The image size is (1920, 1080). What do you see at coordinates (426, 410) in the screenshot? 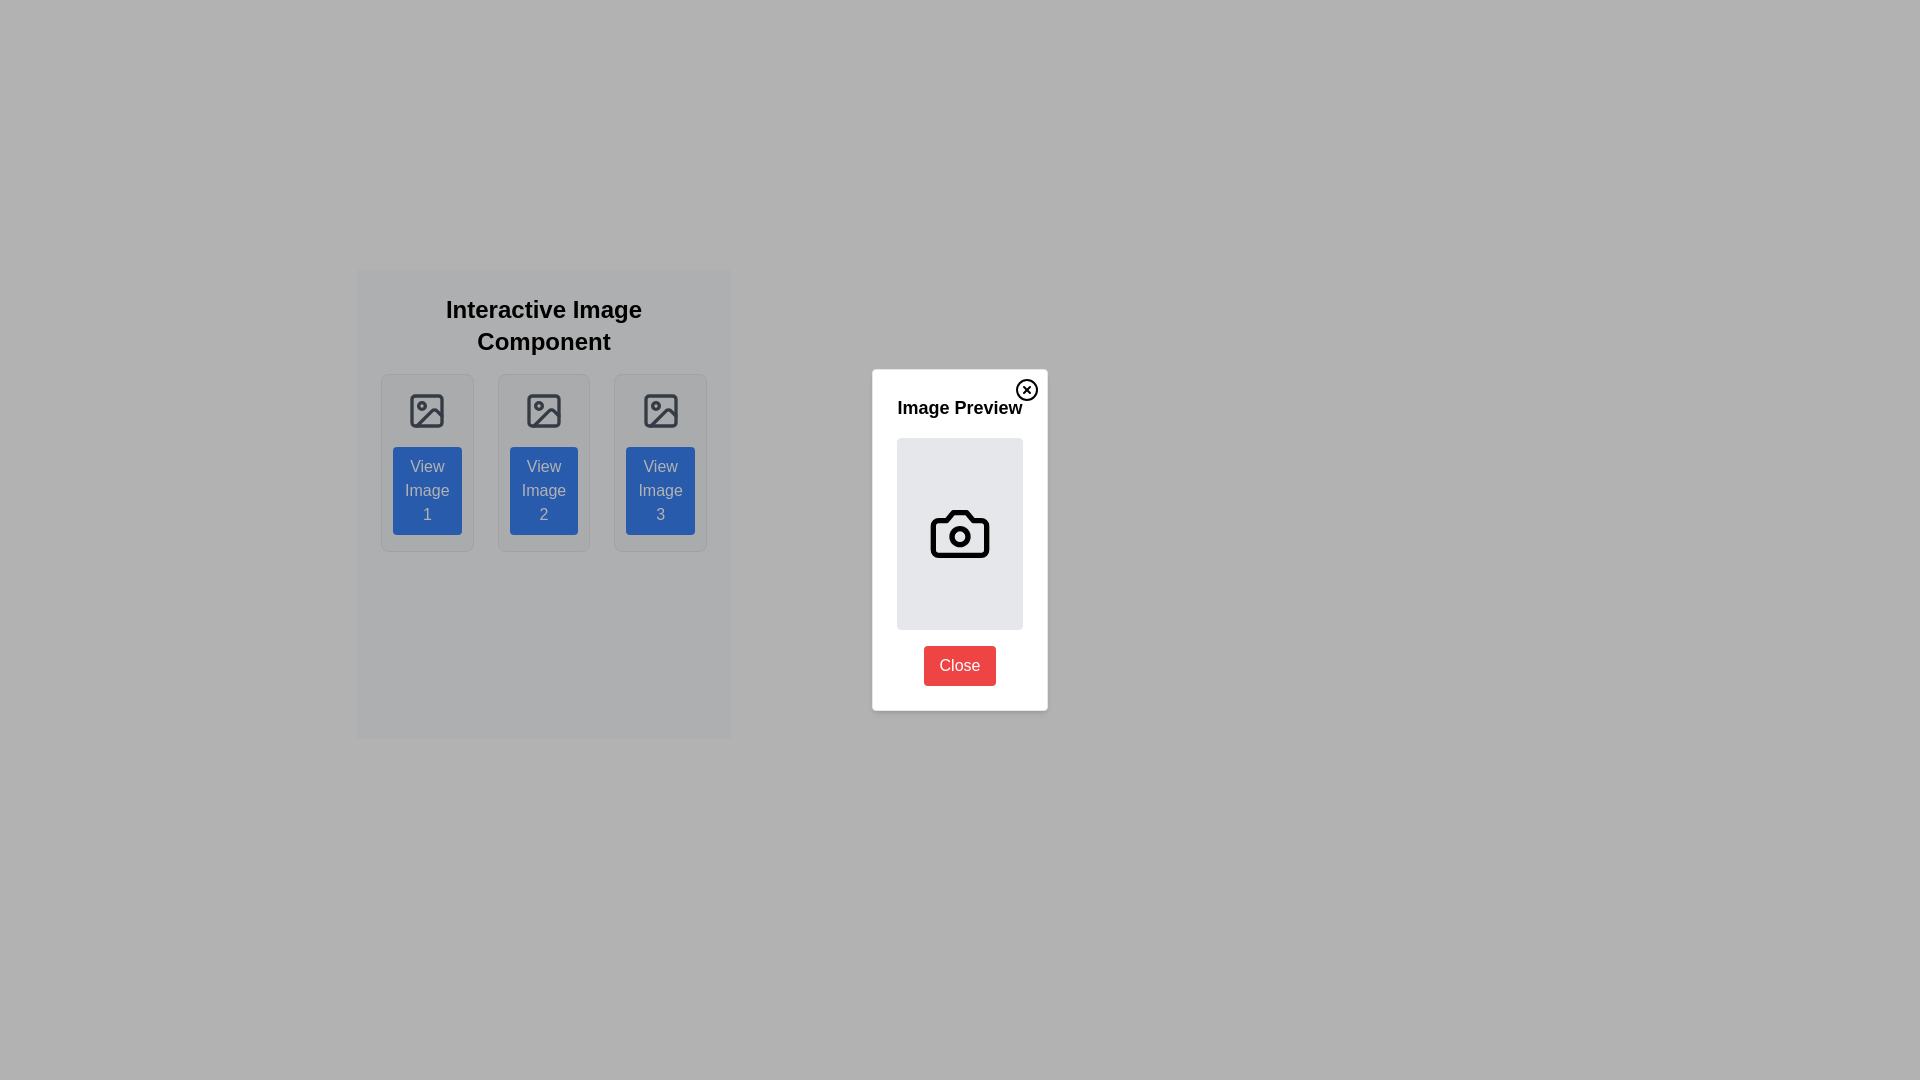
I see `the first SVG icon in the interactive control panel that represents an image operation` at bounding box center [426, 410].